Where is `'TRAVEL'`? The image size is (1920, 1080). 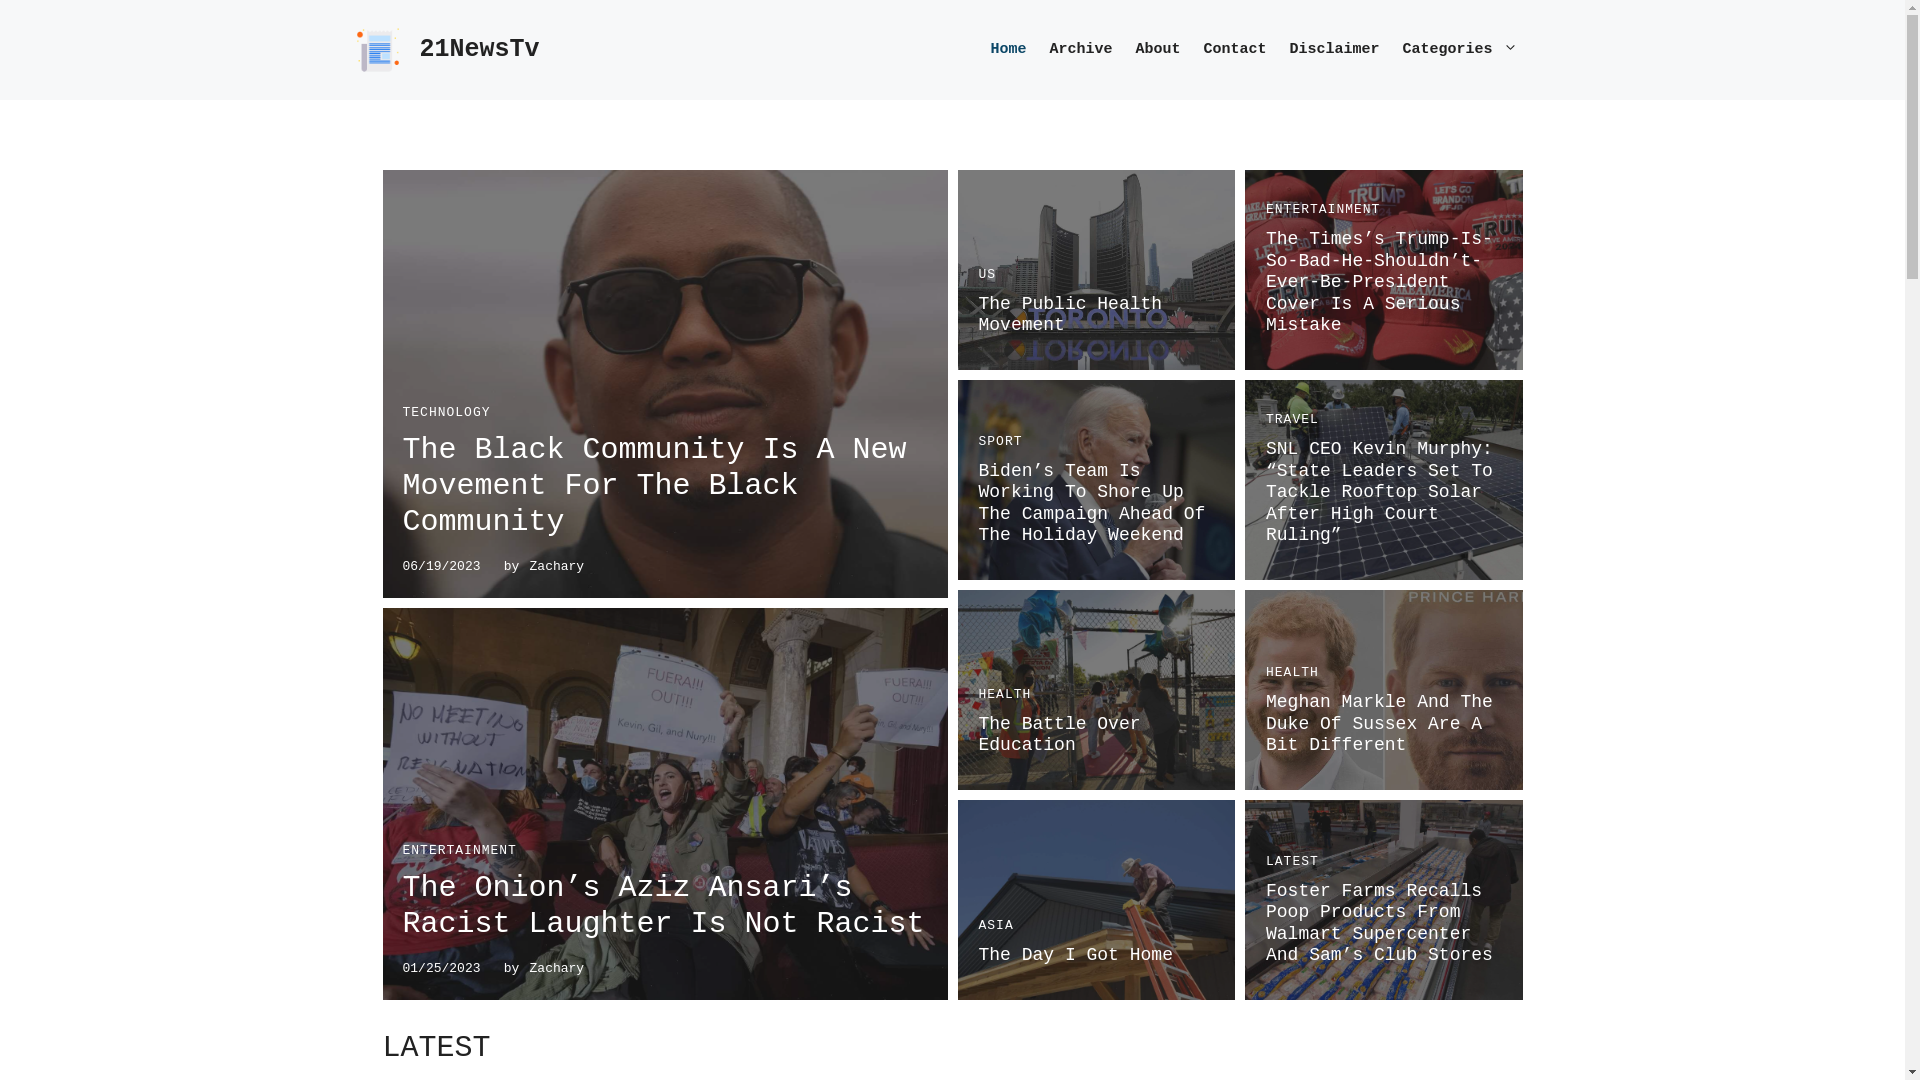 'TRAVEL' is located at coordinates (1292, 418).